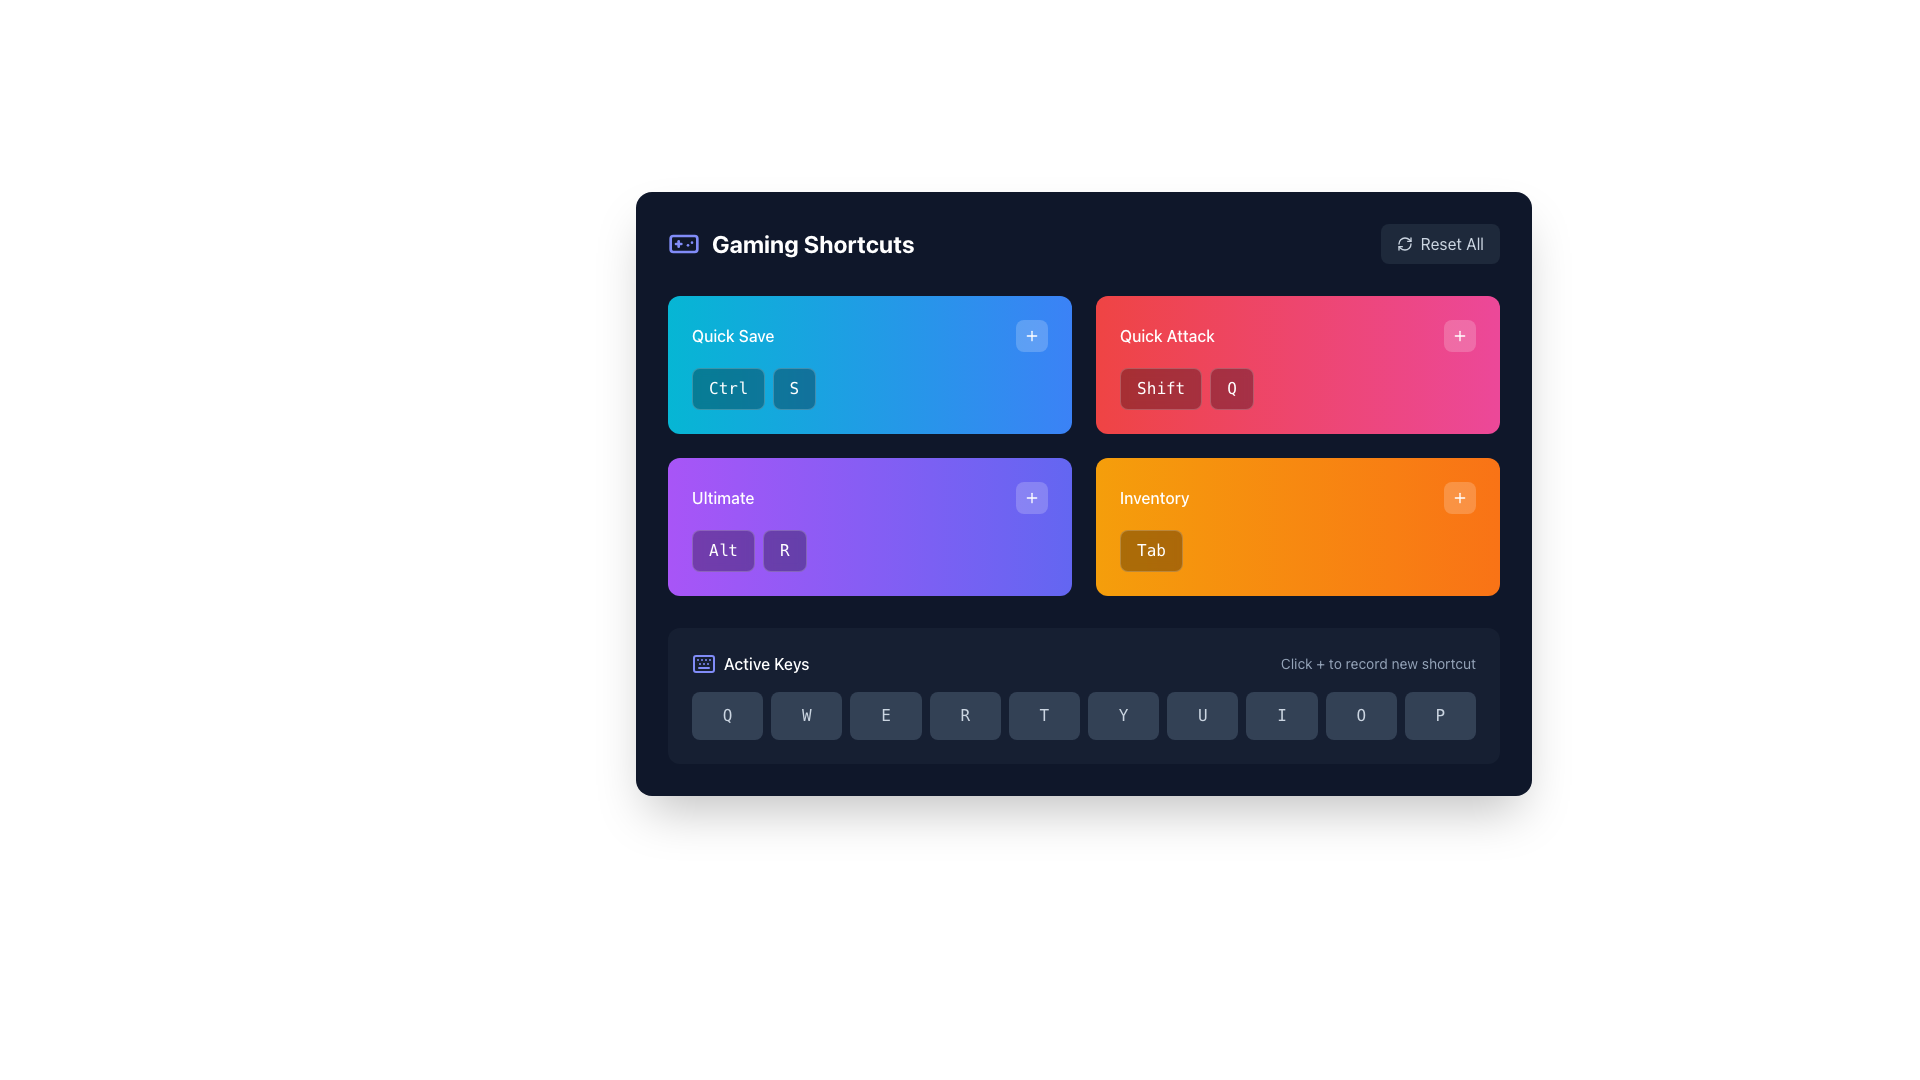 The image size is (1920, 1080). I want to click on the small white plus icon located in the top-right corner of the purple section labeled 'Ultimate', so click(1032, 496).